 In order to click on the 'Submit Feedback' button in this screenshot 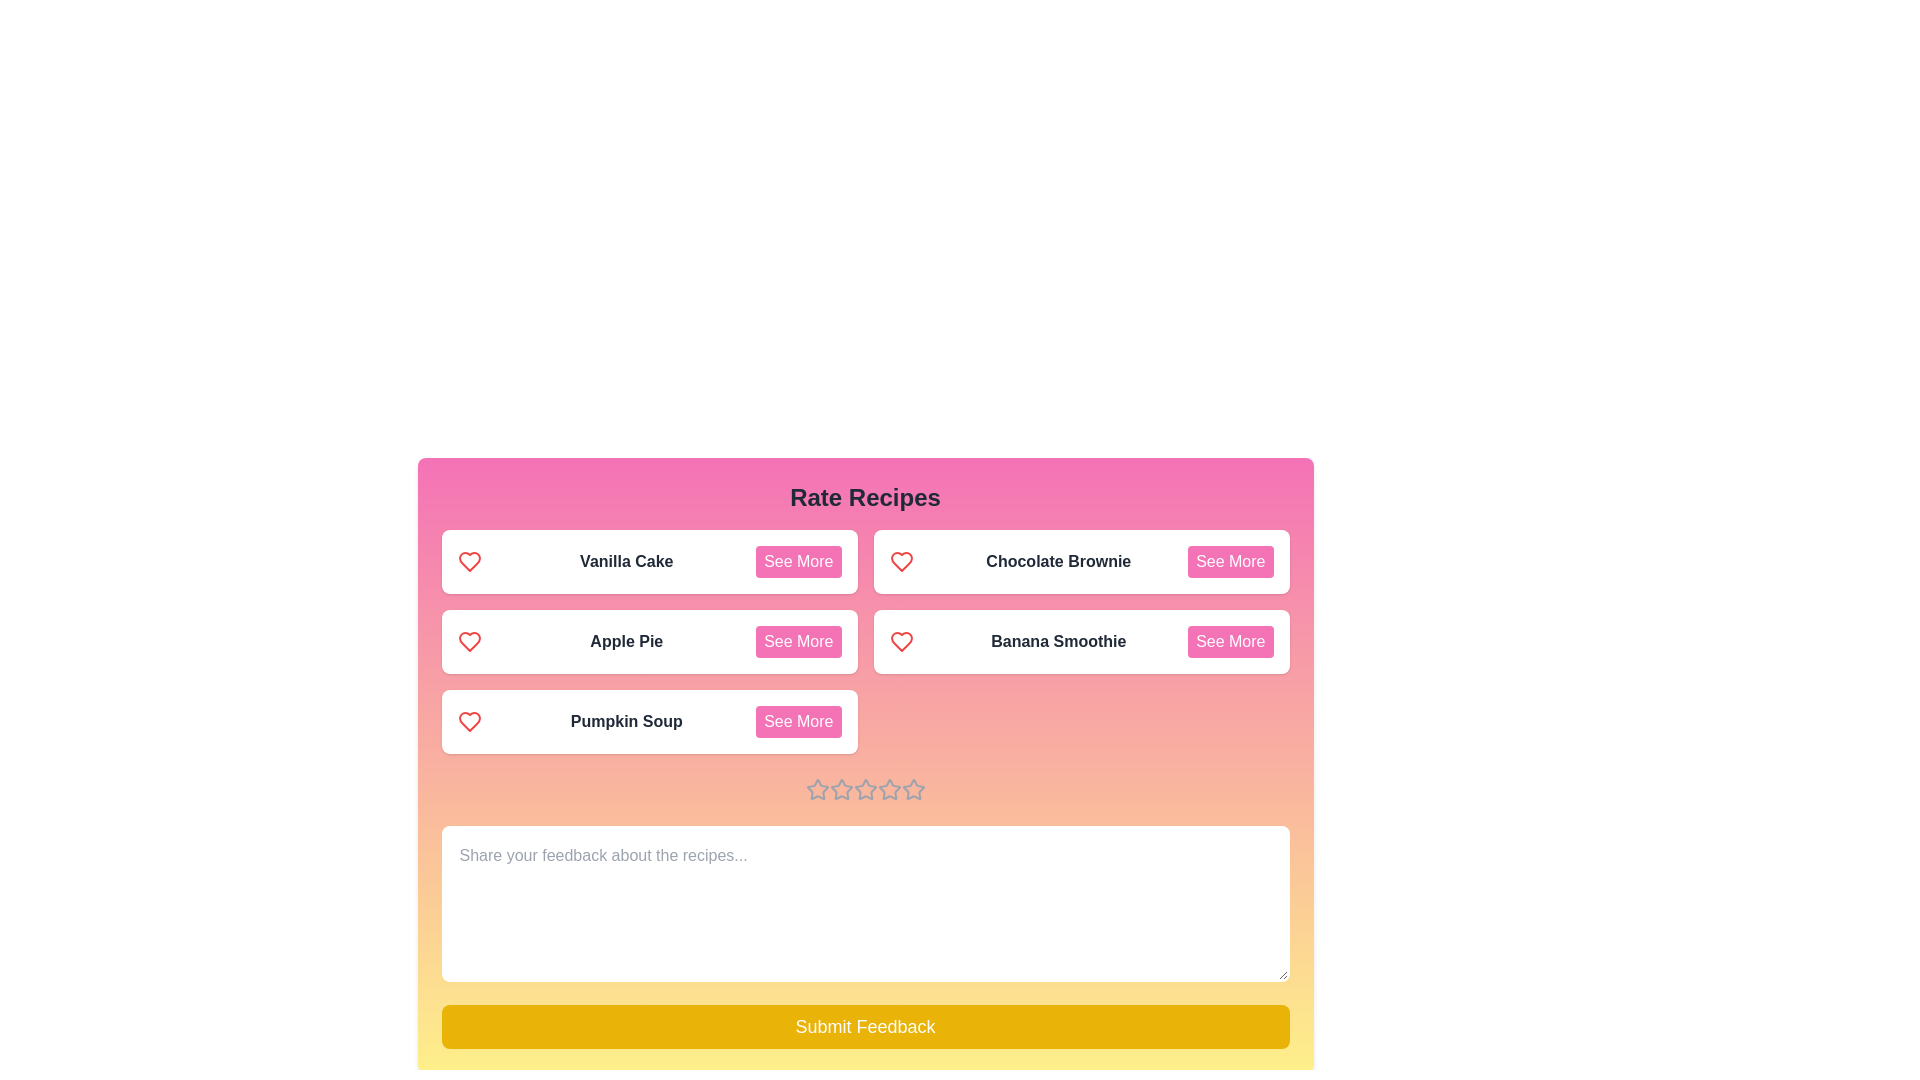, I will do `click(865, 1026)`.